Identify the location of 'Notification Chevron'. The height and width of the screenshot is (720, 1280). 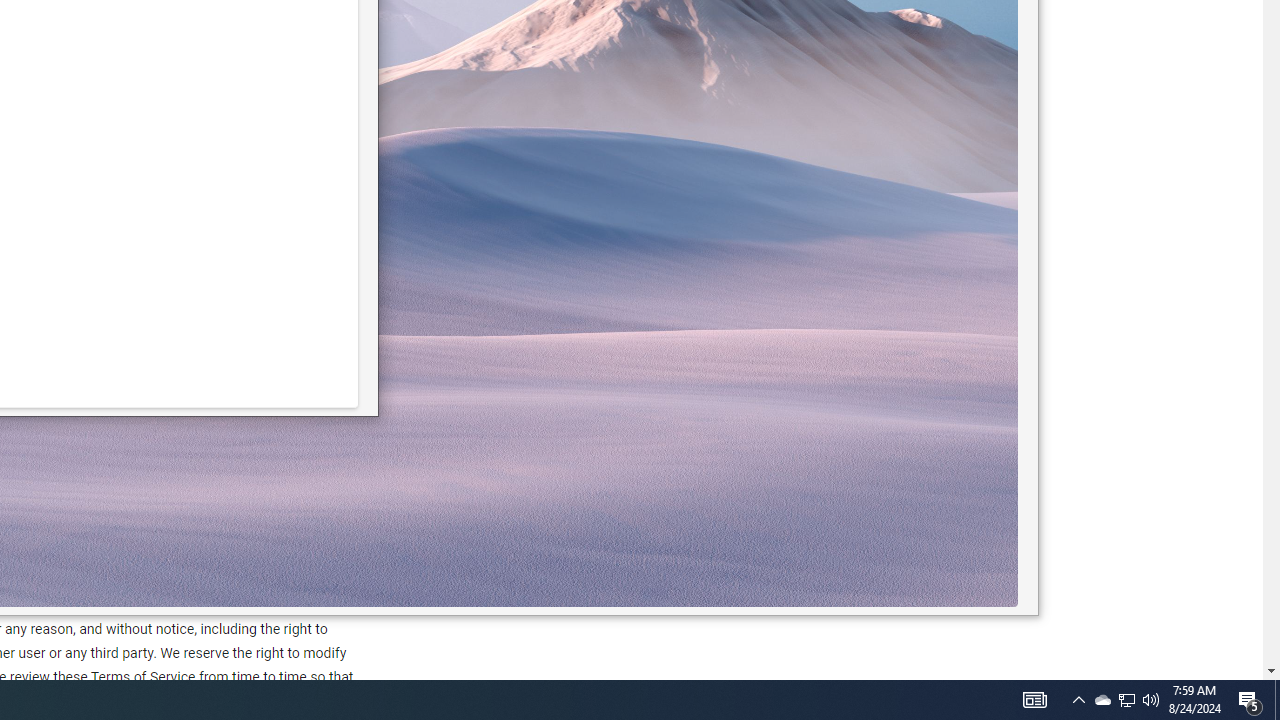
(1127, 698).